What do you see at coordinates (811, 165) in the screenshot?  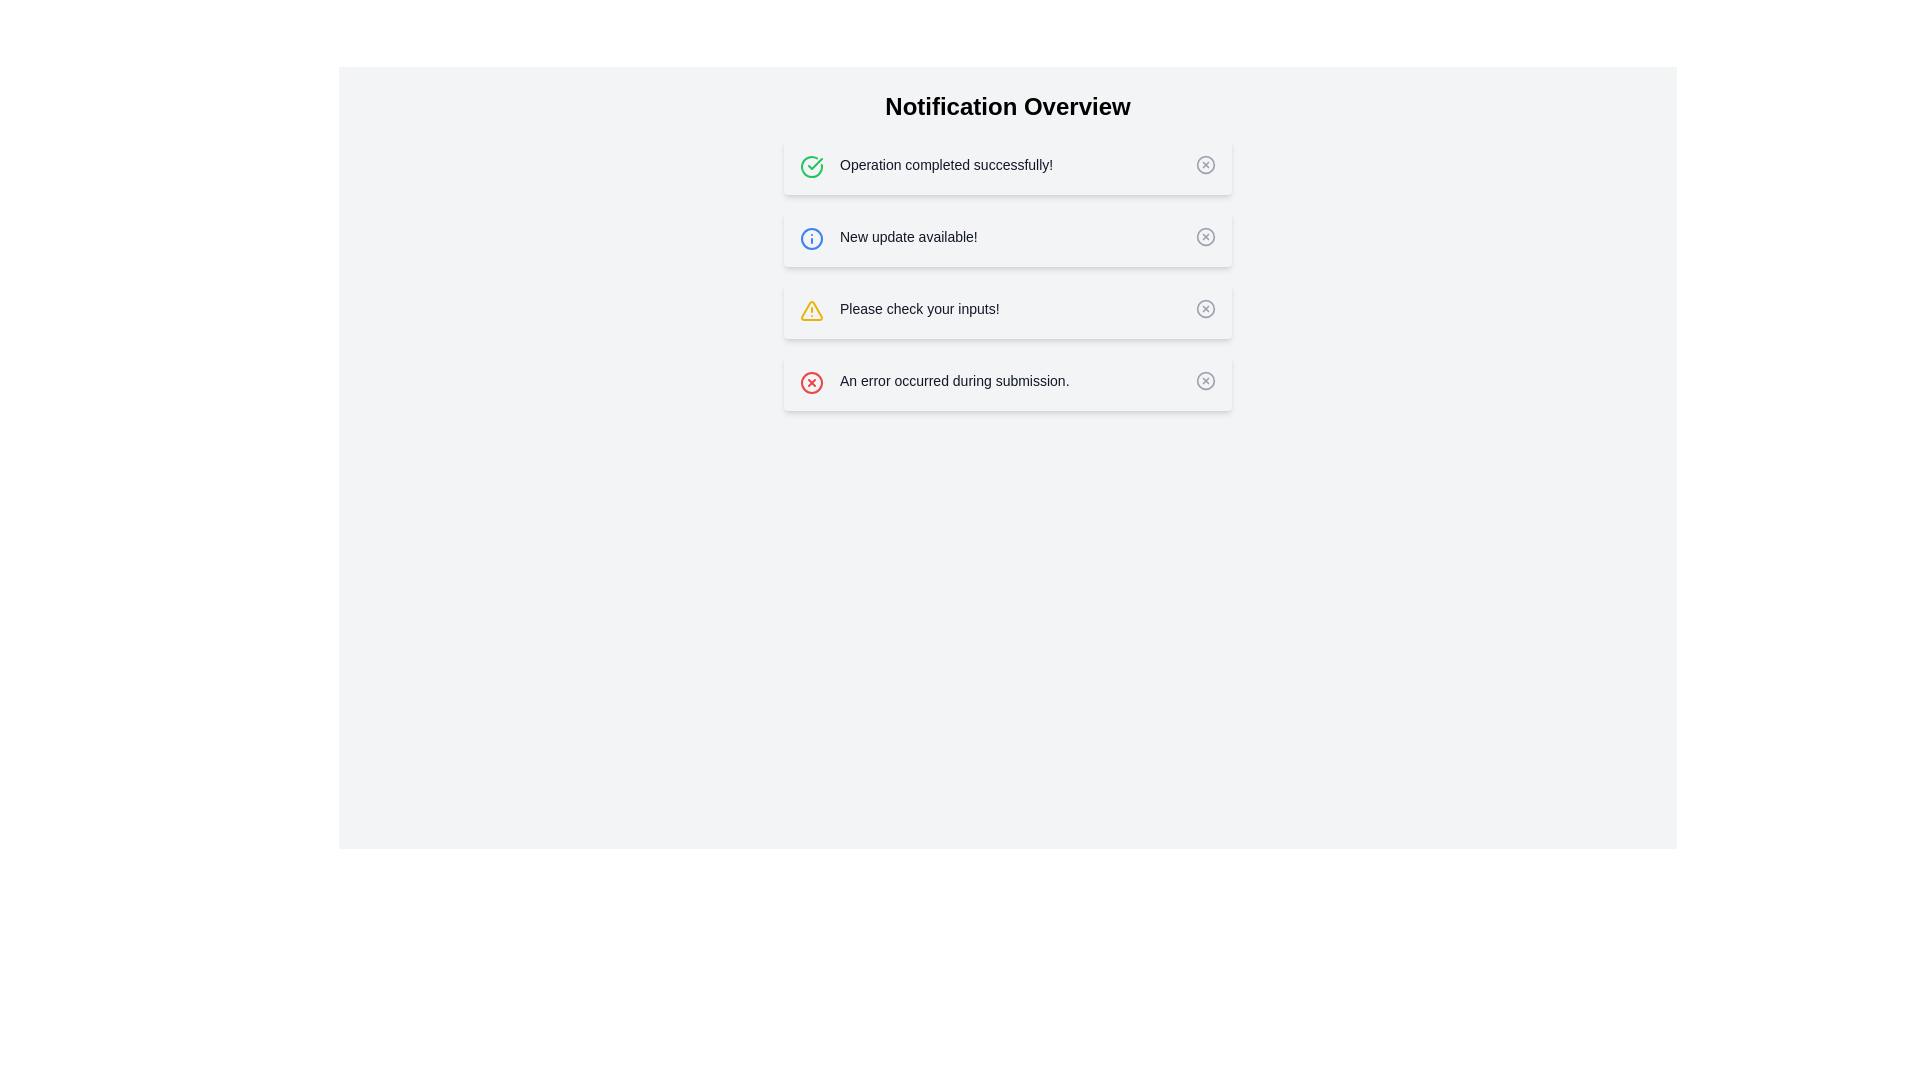 I see `the success completion icon located at the leftmost side of the notification box labeled 'Operation completed successfully!'` at bounding box center [811, 165].